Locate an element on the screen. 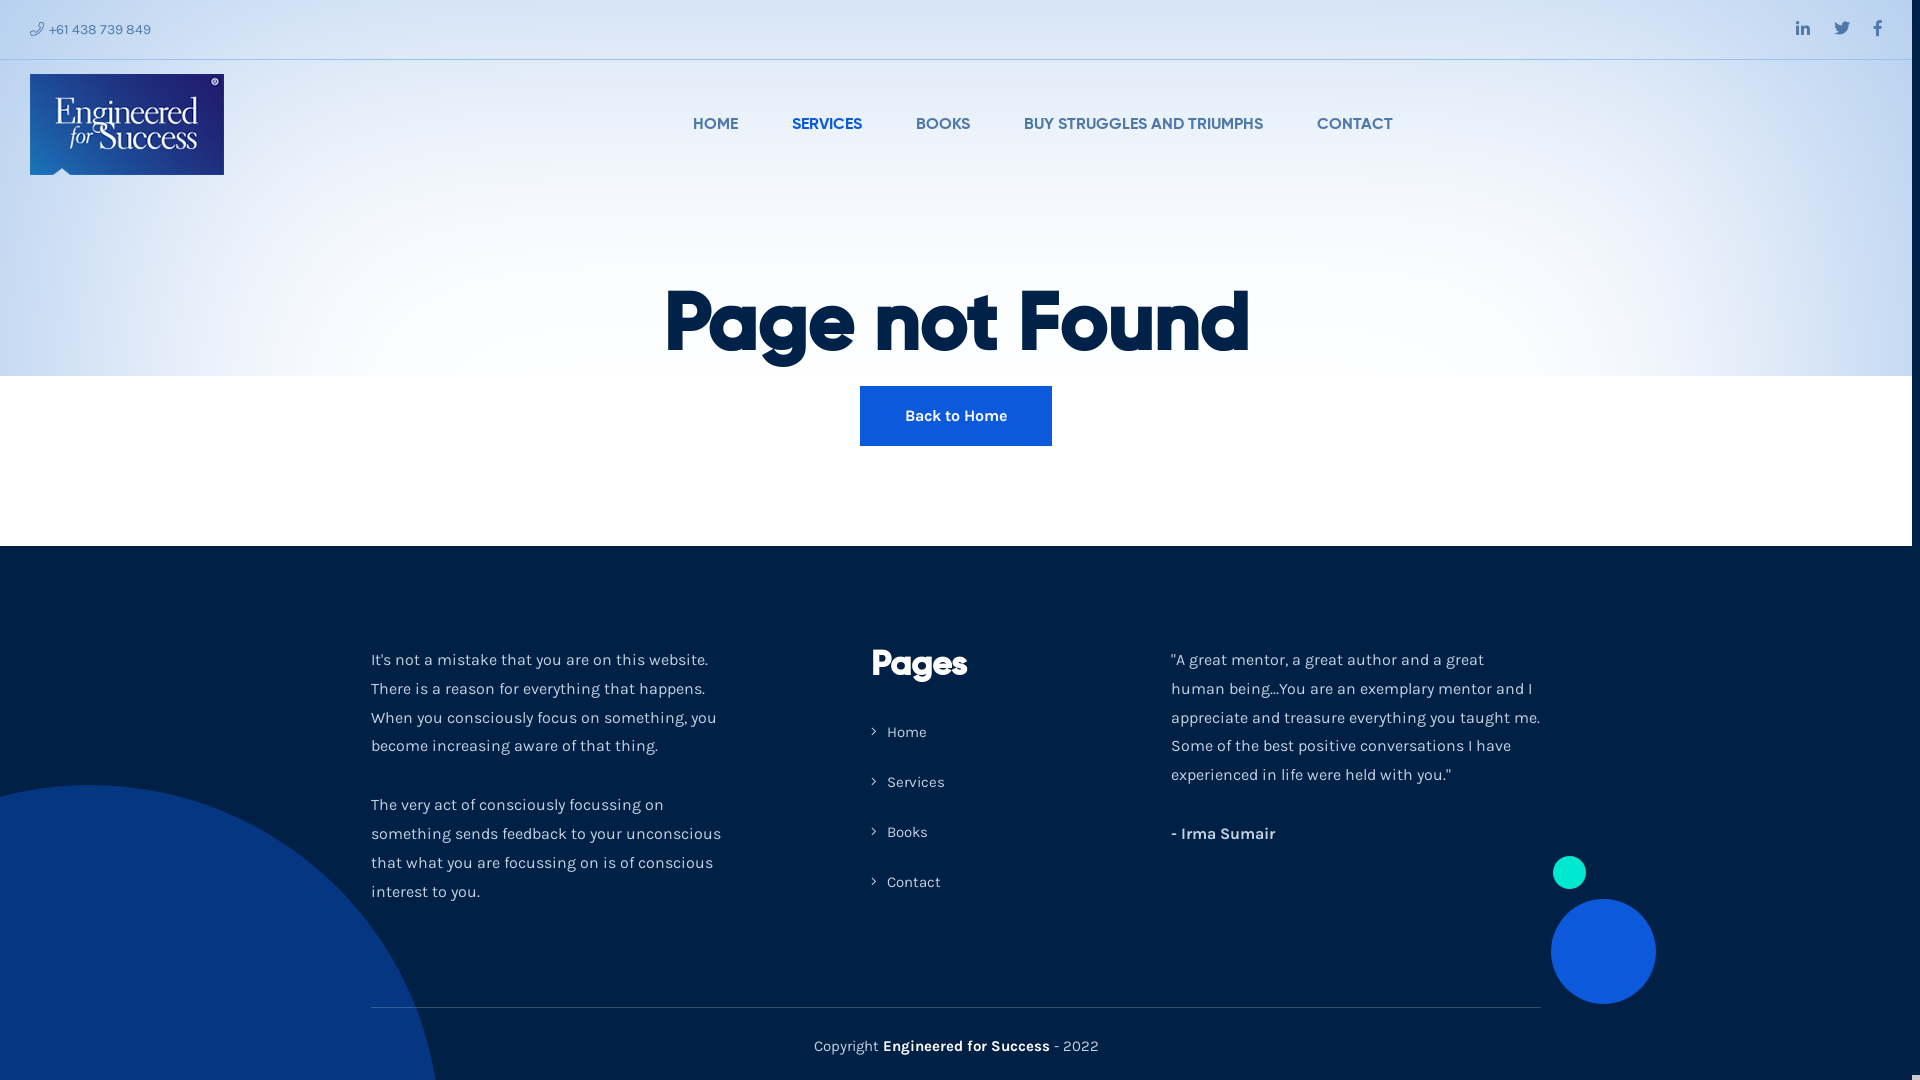 This screenshot has height=1080, width=1920. 'Back to Home' is located at coordinates (954, 415).